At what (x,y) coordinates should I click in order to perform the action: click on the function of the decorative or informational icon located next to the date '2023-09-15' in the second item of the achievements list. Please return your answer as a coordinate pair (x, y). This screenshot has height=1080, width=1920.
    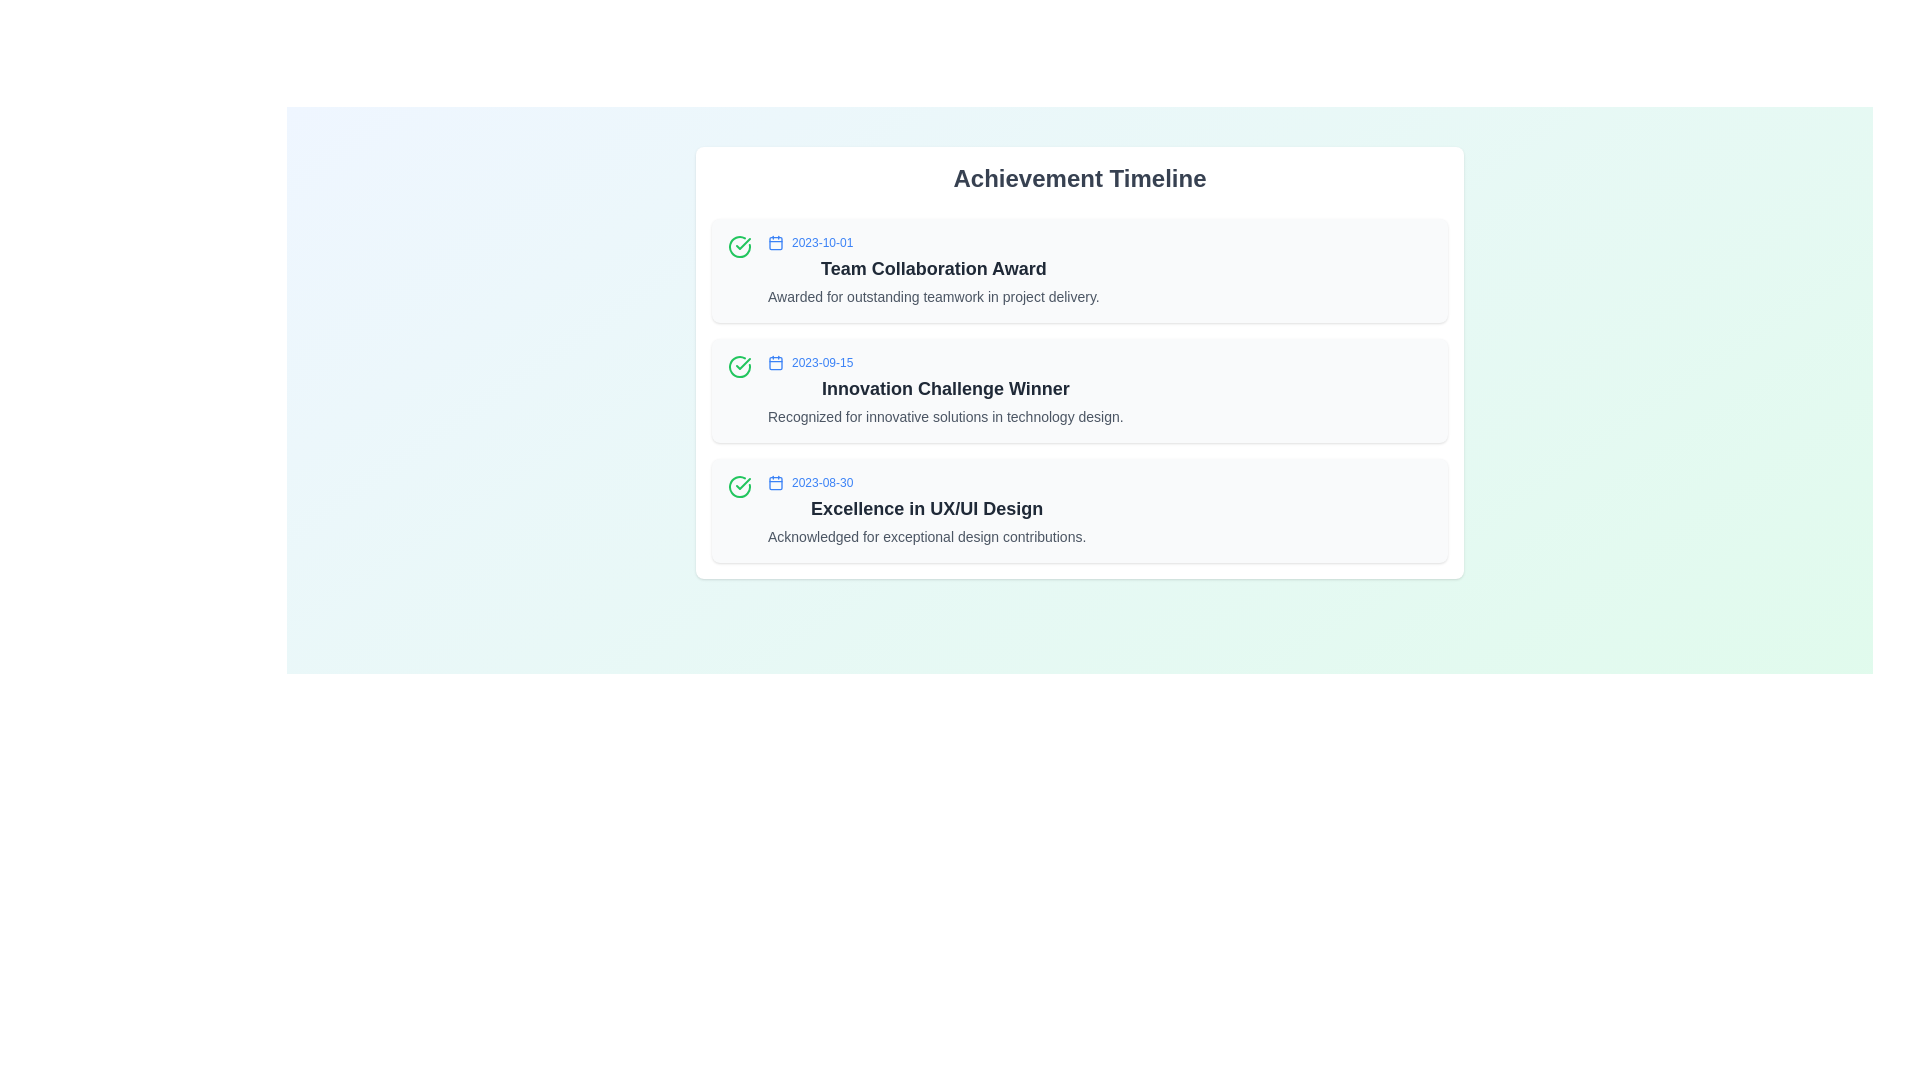
    Looking at the image, I should click on (775, 362).